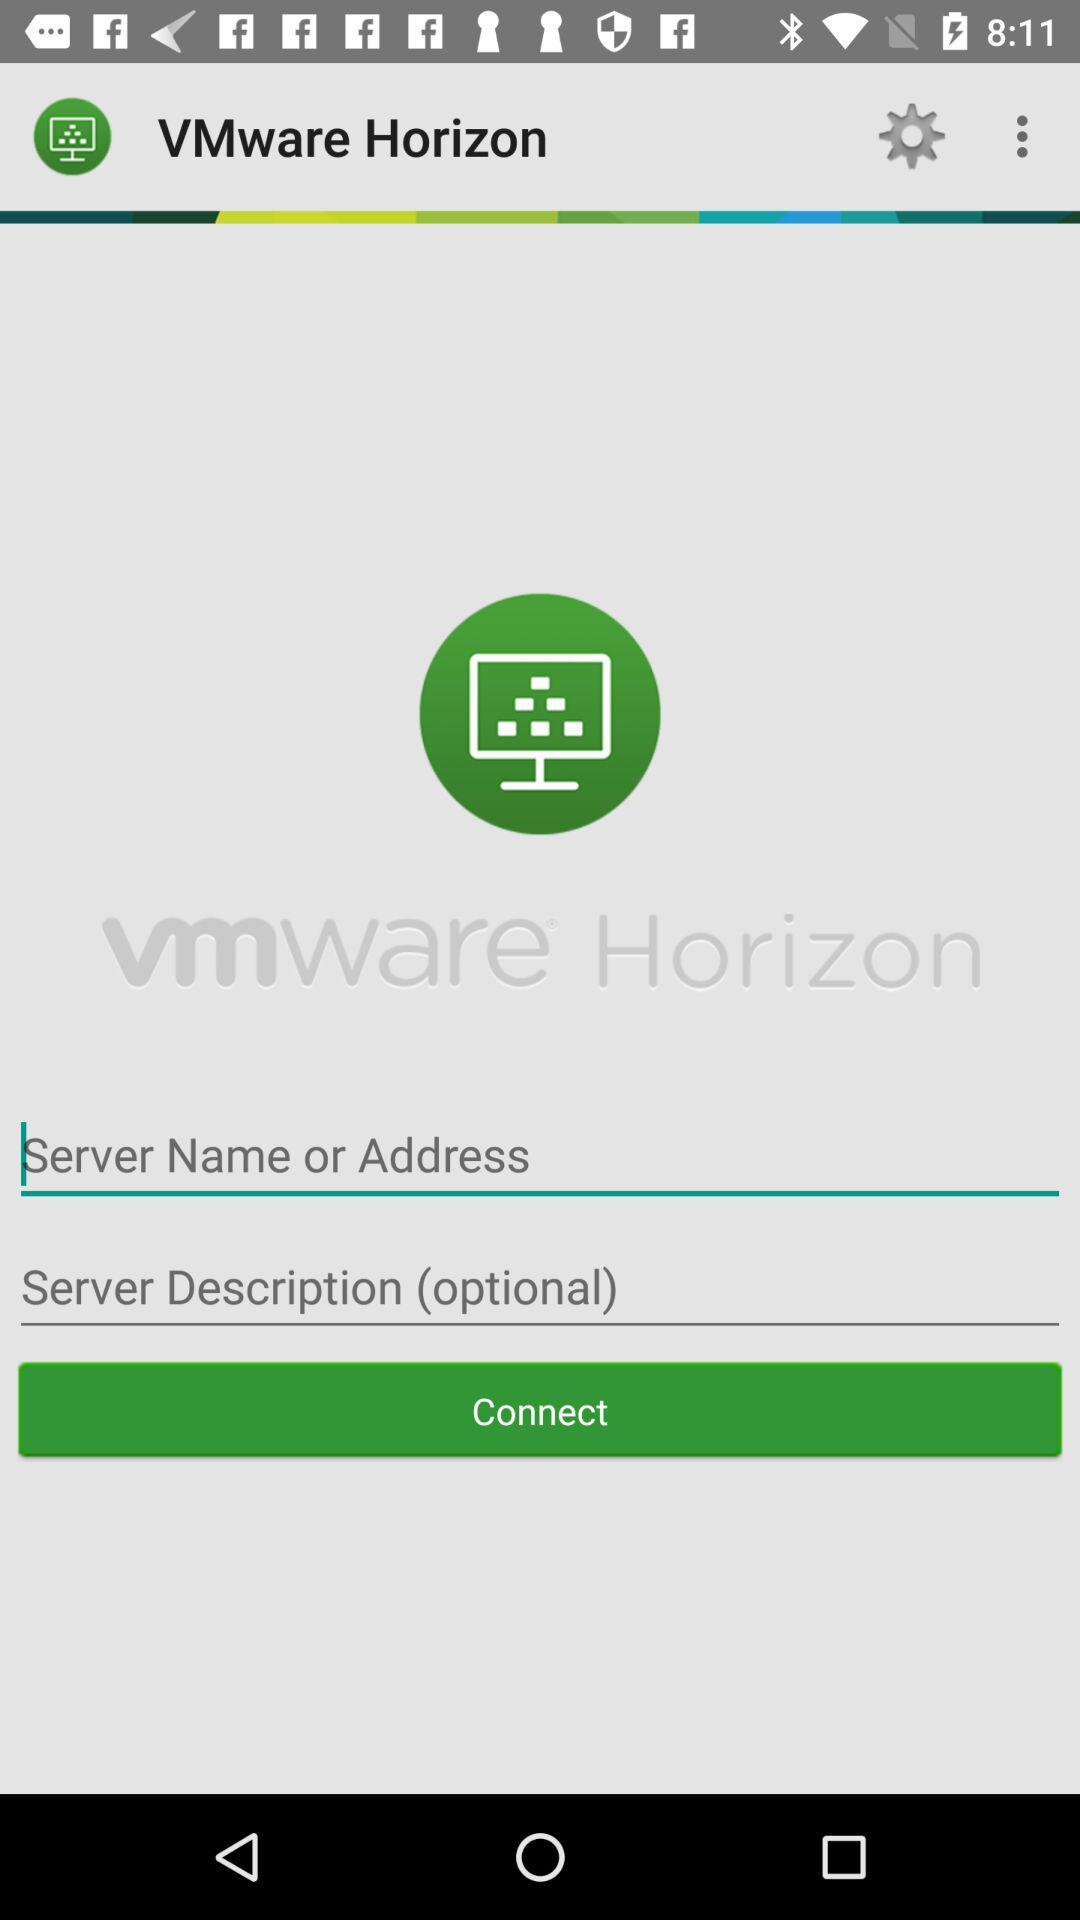 This screenshot has height=1920, width=1080. I want to click on the item to the left of vmware horizon item, so click(72, 135).